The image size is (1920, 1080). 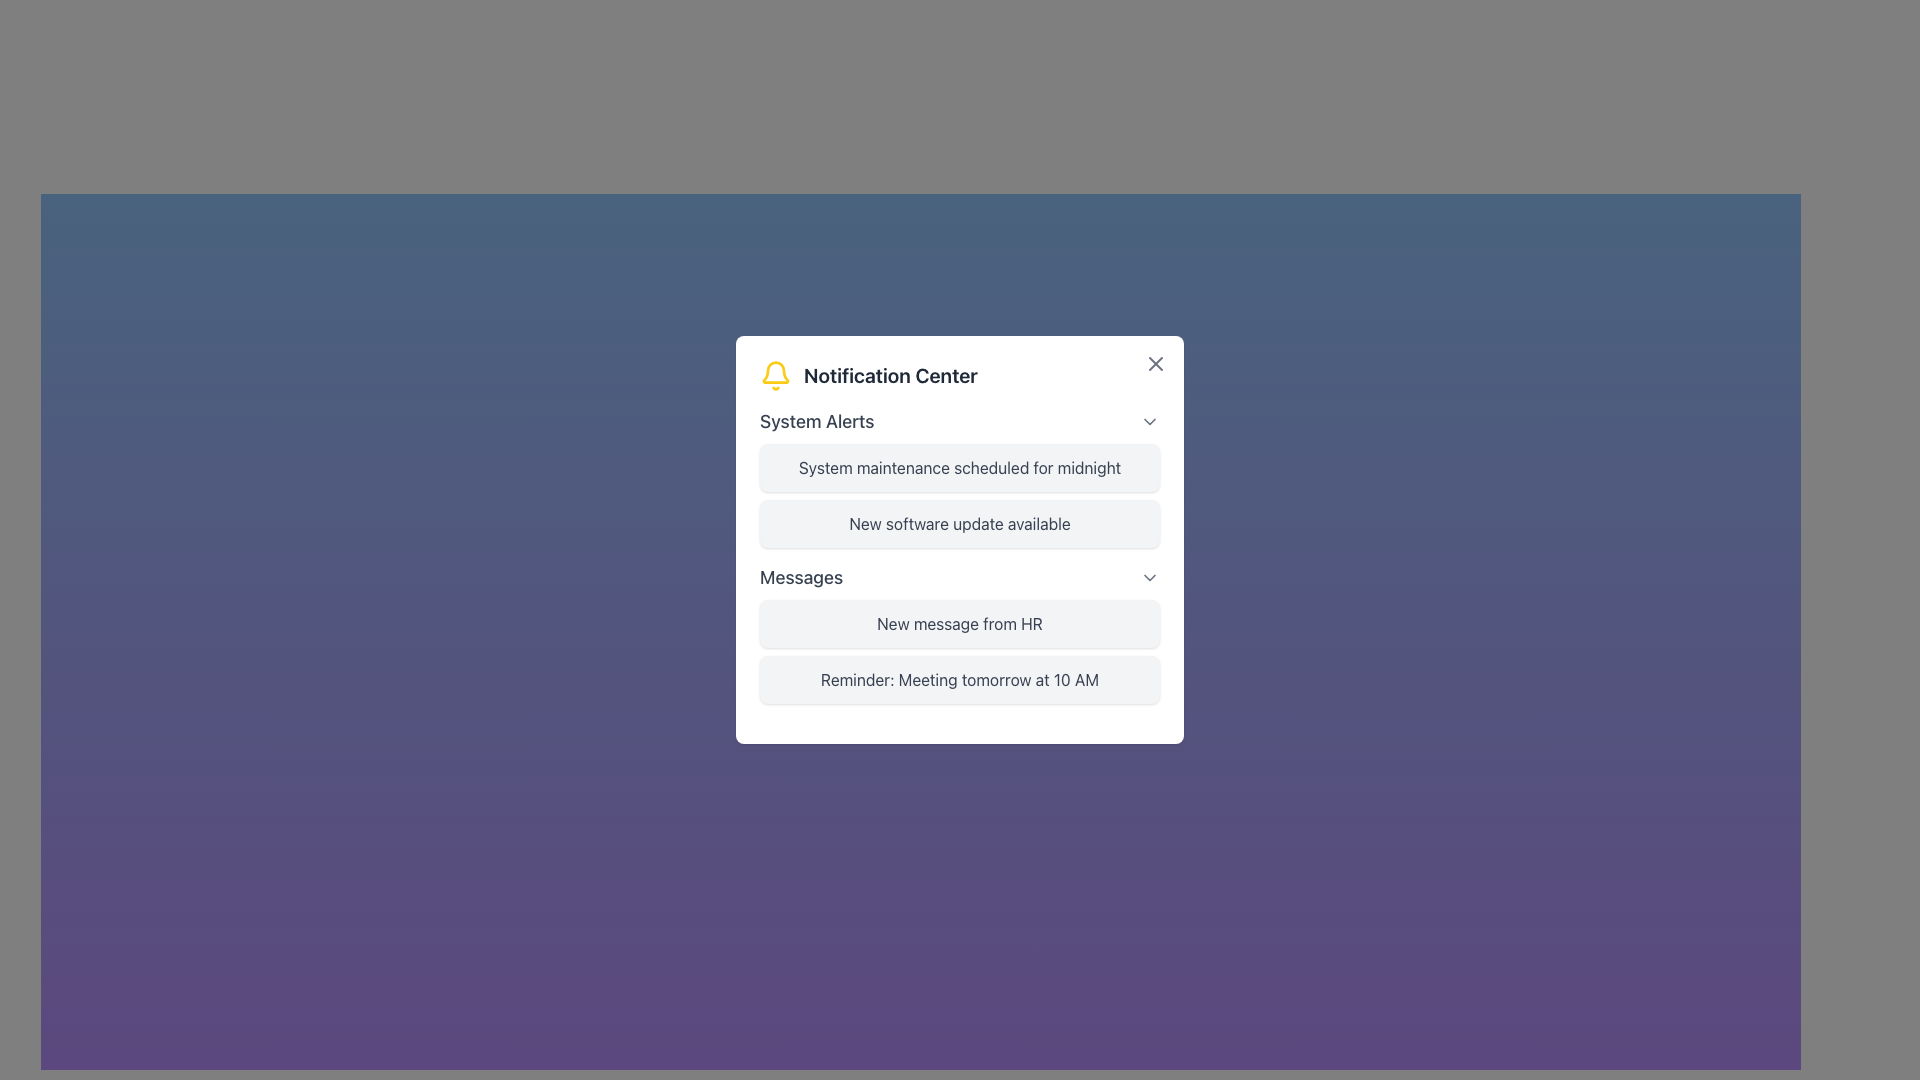 What do you see at coordinates (801, 578) in the screenshot?
I see `the 'Messages' text label located under the 'System Alerts' section in the Notification Center card` at bounding box center [801, 578].